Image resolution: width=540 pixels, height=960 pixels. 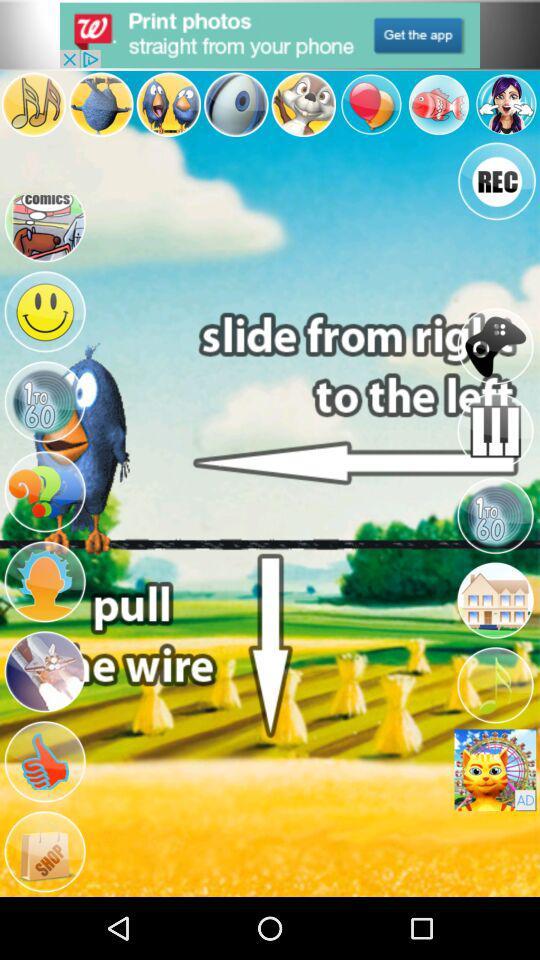 I want to click on the play icon, so click(x=44, y=449).